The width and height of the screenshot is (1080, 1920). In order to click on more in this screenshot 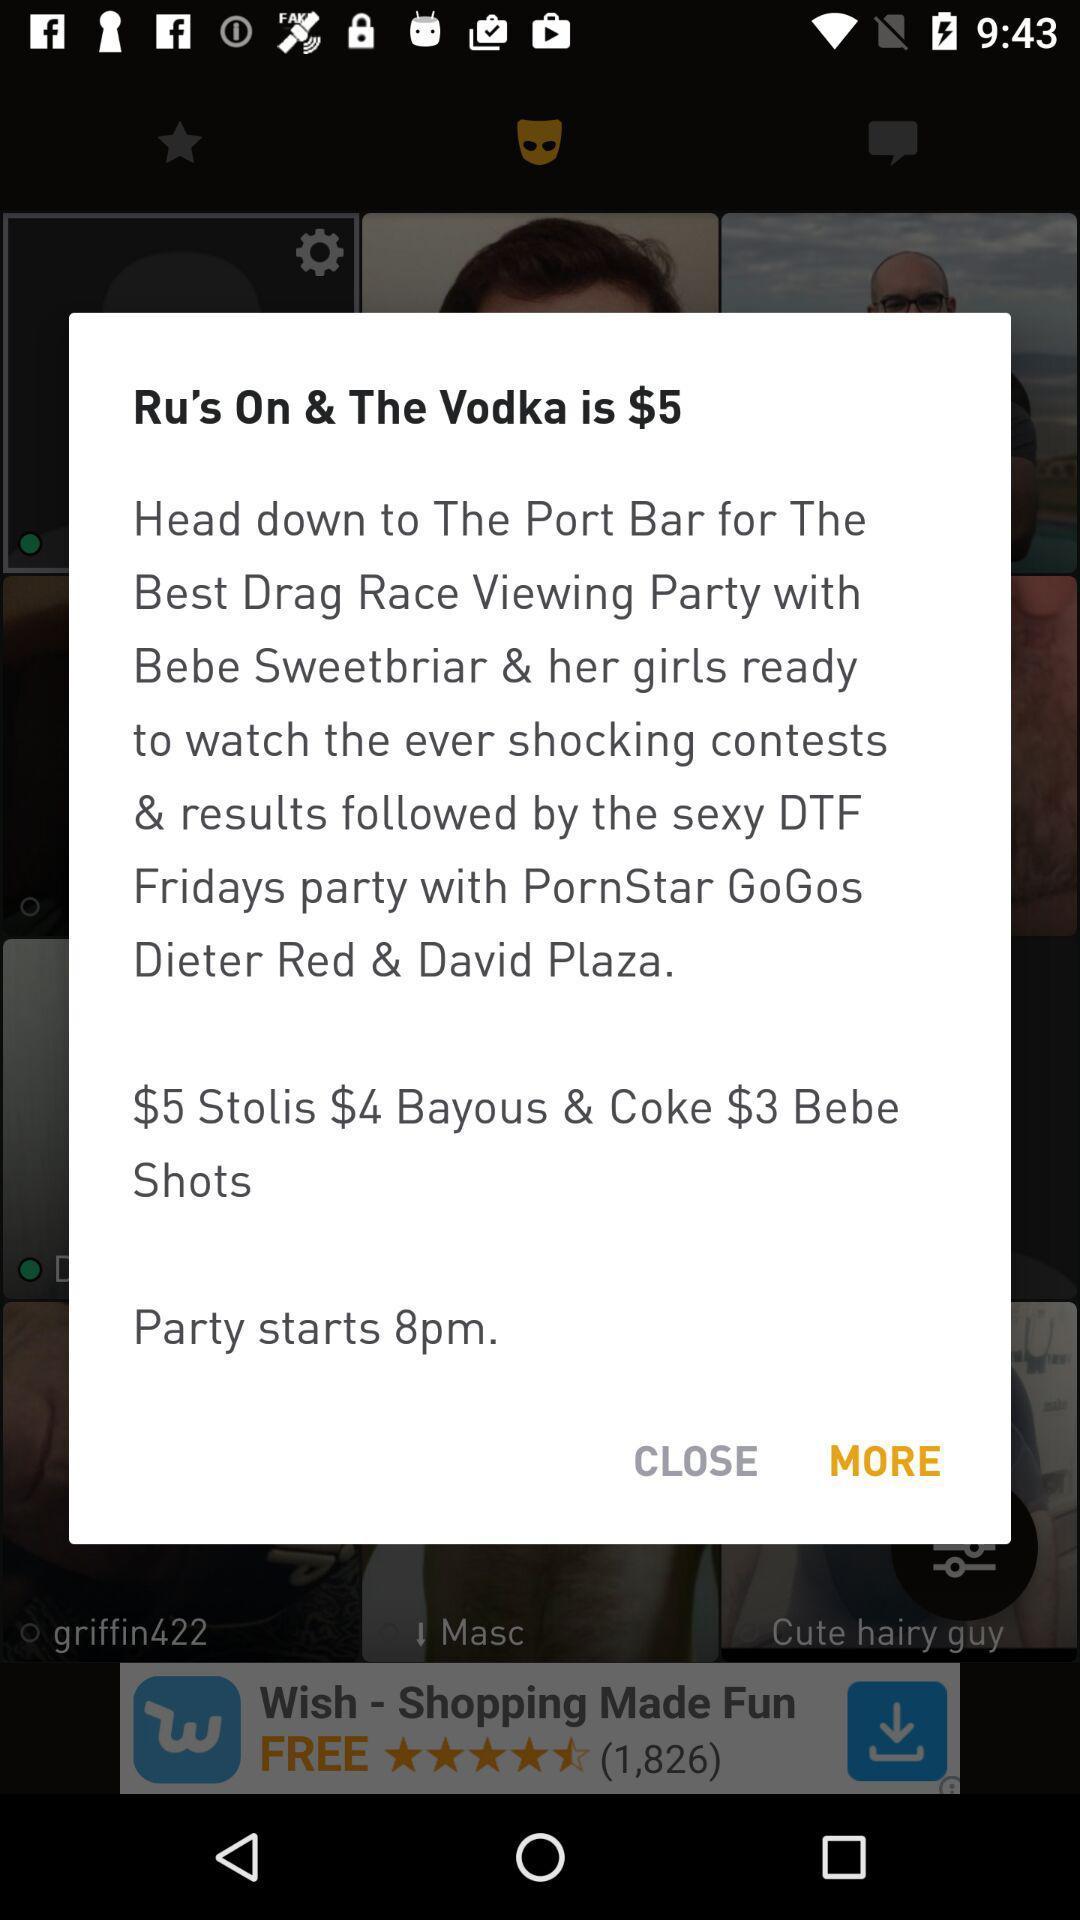, I will do `click(883, 1460)`.